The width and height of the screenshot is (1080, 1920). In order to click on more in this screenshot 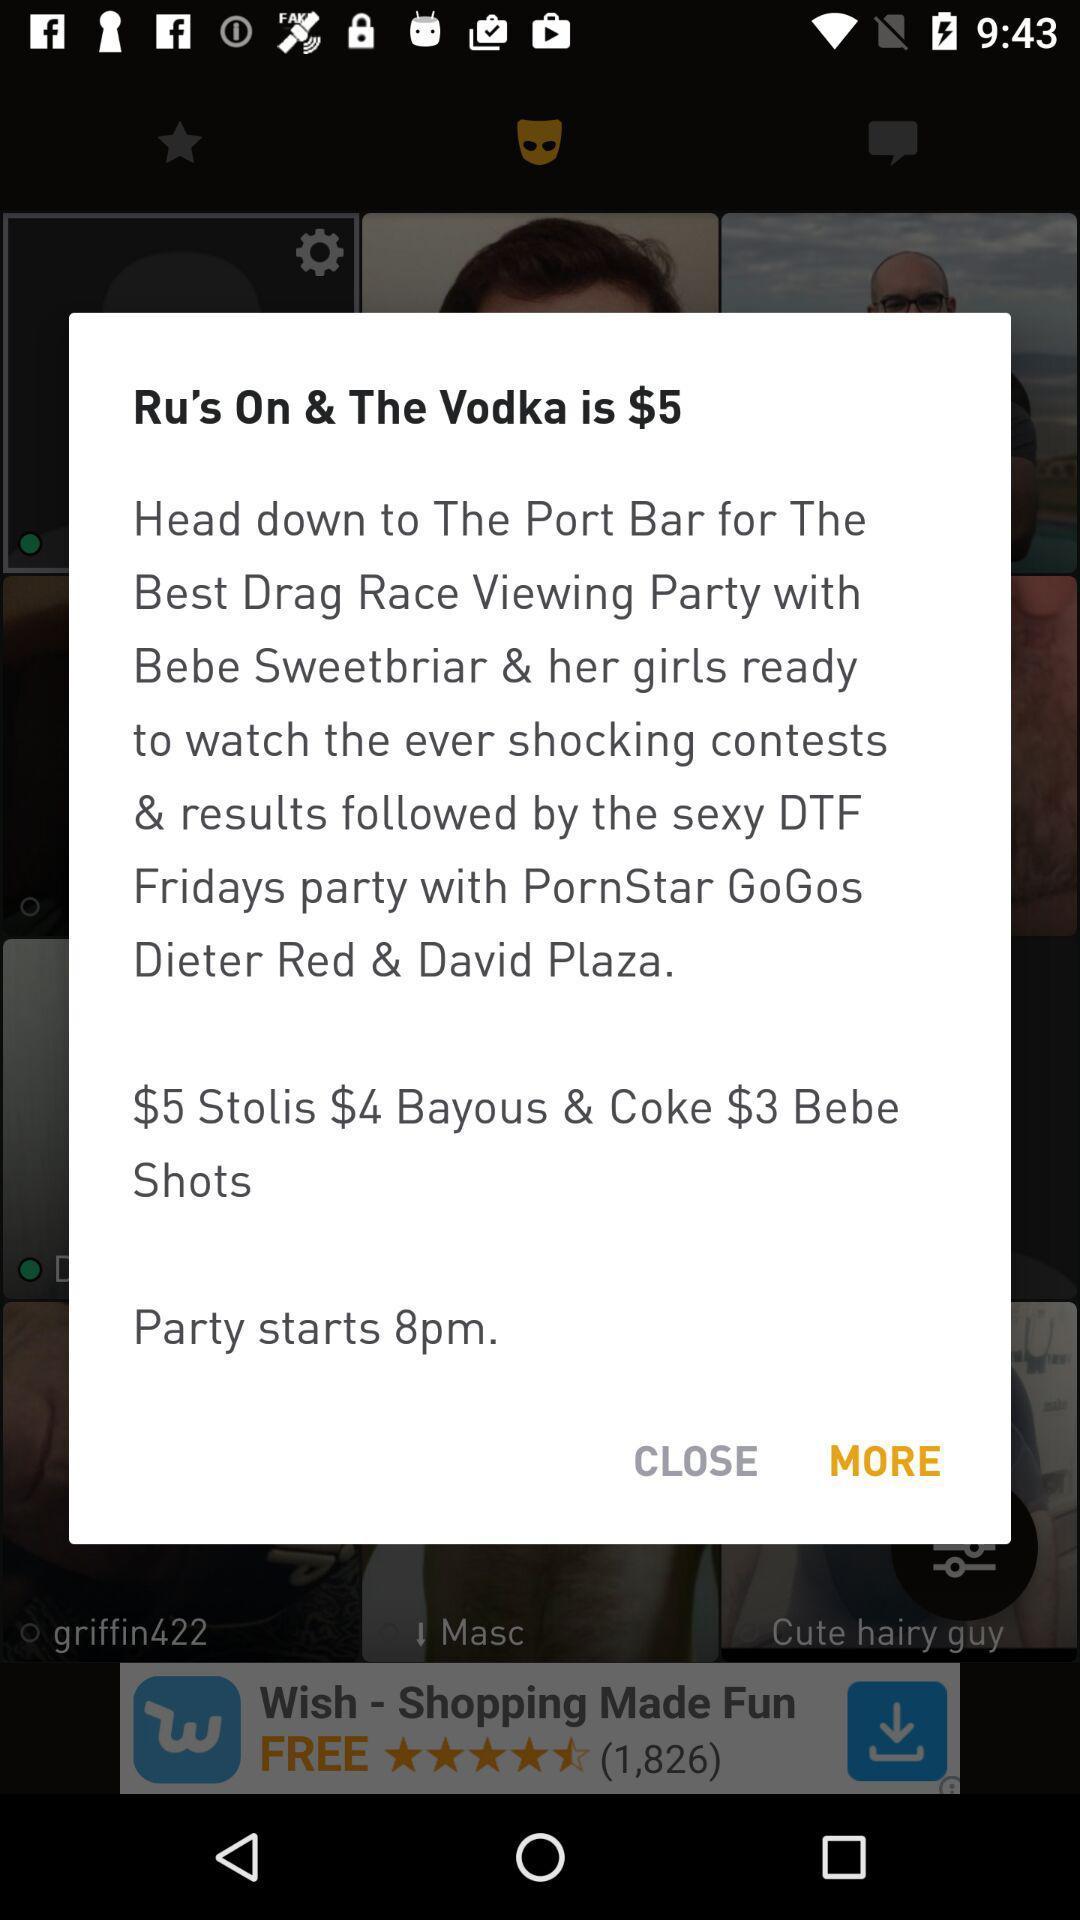, I will do `click(883, 1460)`.